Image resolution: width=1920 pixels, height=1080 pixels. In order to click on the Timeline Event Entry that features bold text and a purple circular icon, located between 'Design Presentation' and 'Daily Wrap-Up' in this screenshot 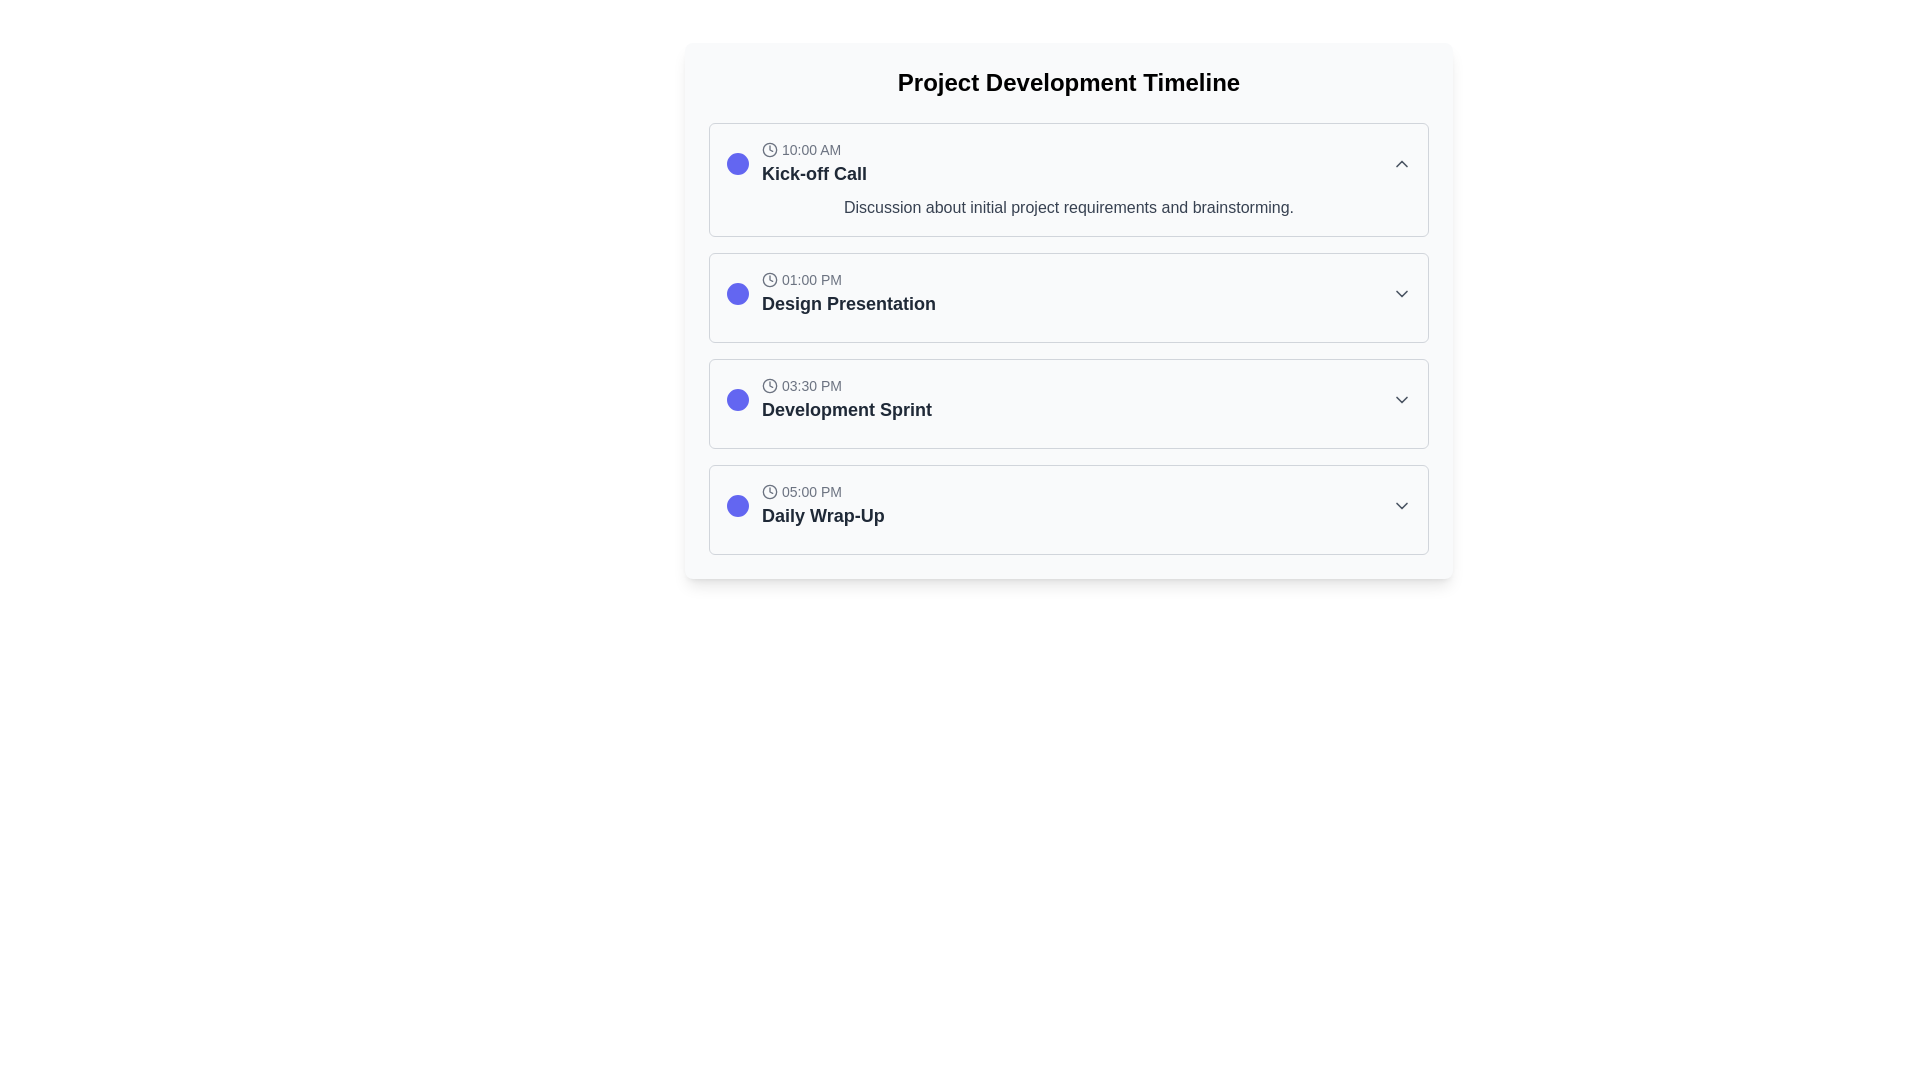, I will do `click(829, 400)`.